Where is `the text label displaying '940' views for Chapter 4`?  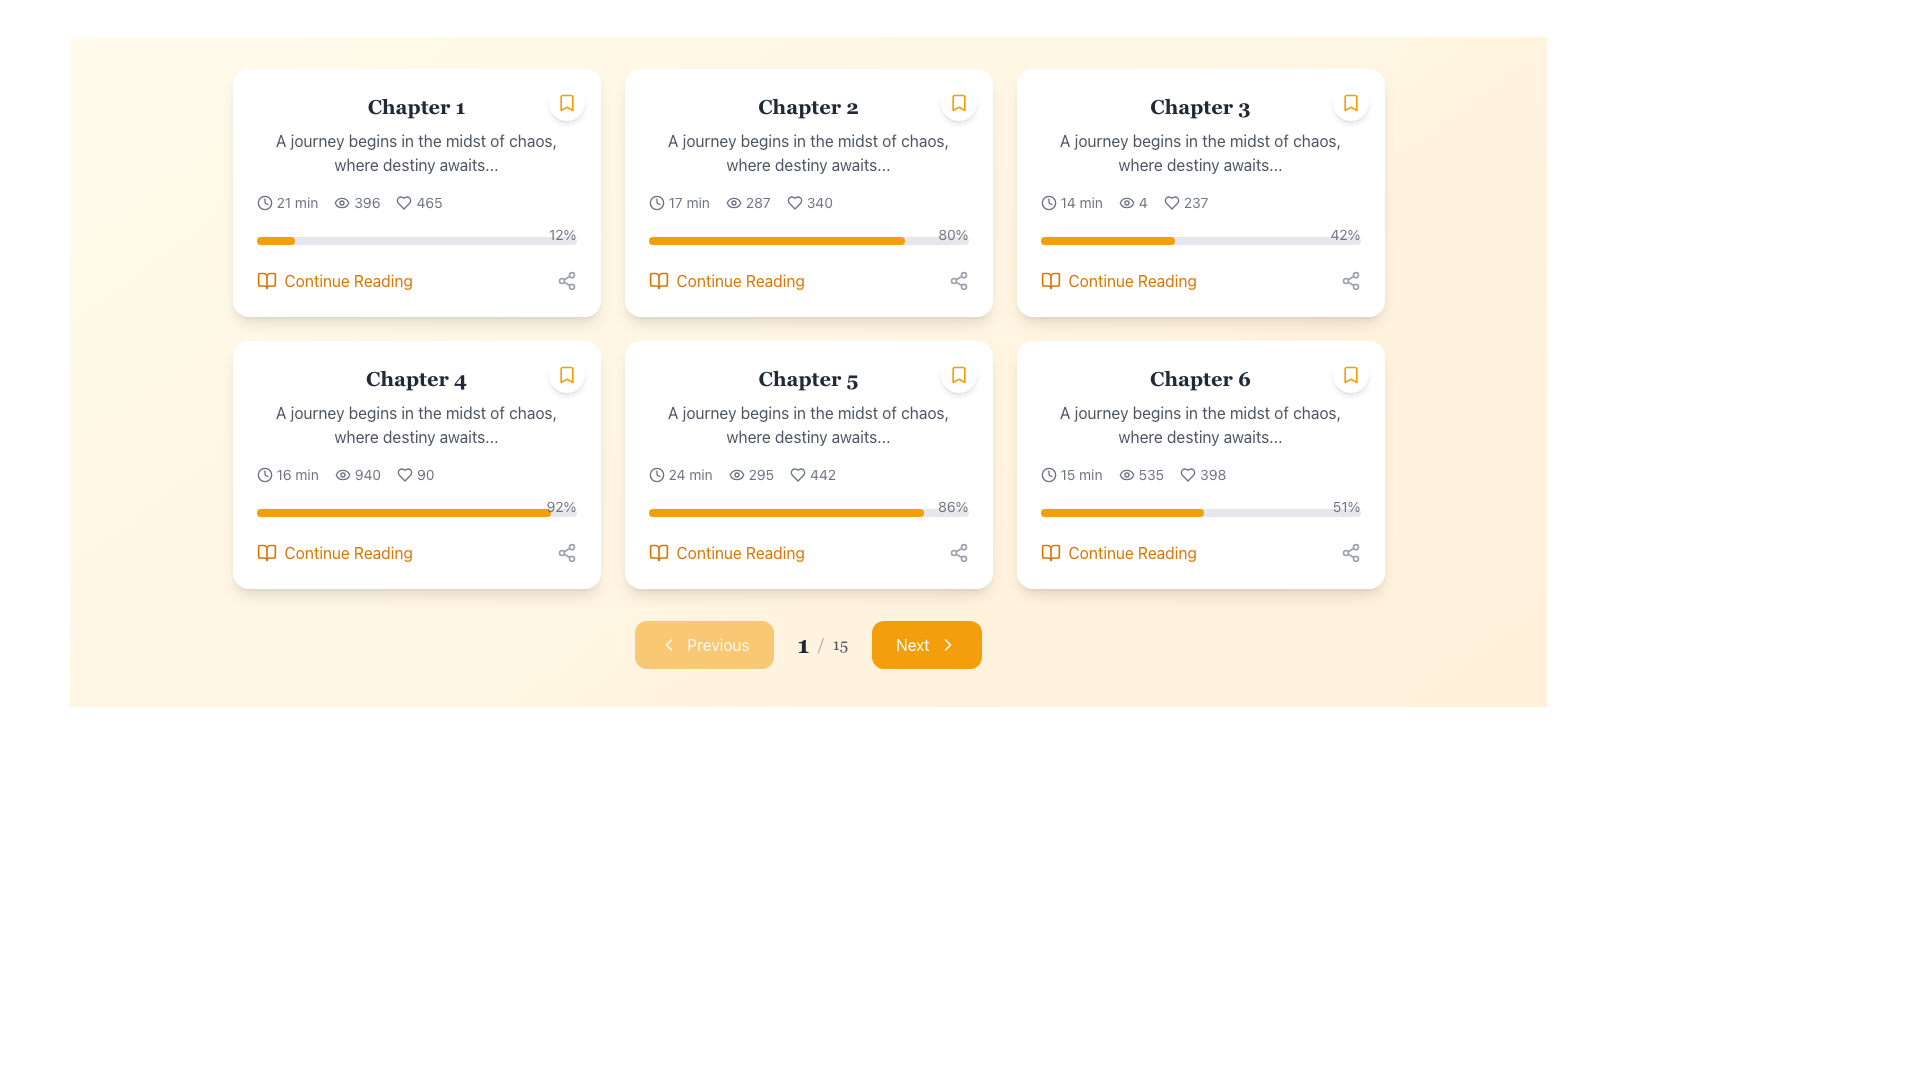 the text label displaying '940' views for Chapter 4 is located at coordinates (367, 474).